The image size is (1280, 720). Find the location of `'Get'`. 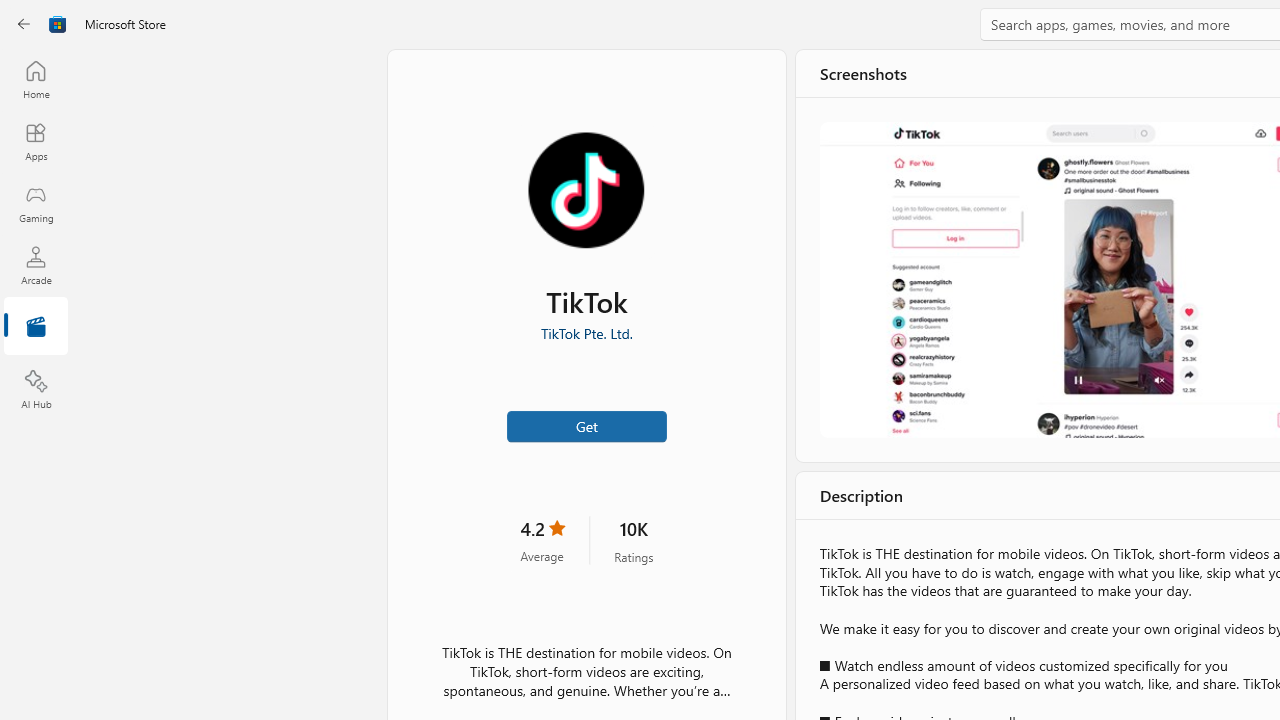

'Get' is located at coordinates (585, 424).